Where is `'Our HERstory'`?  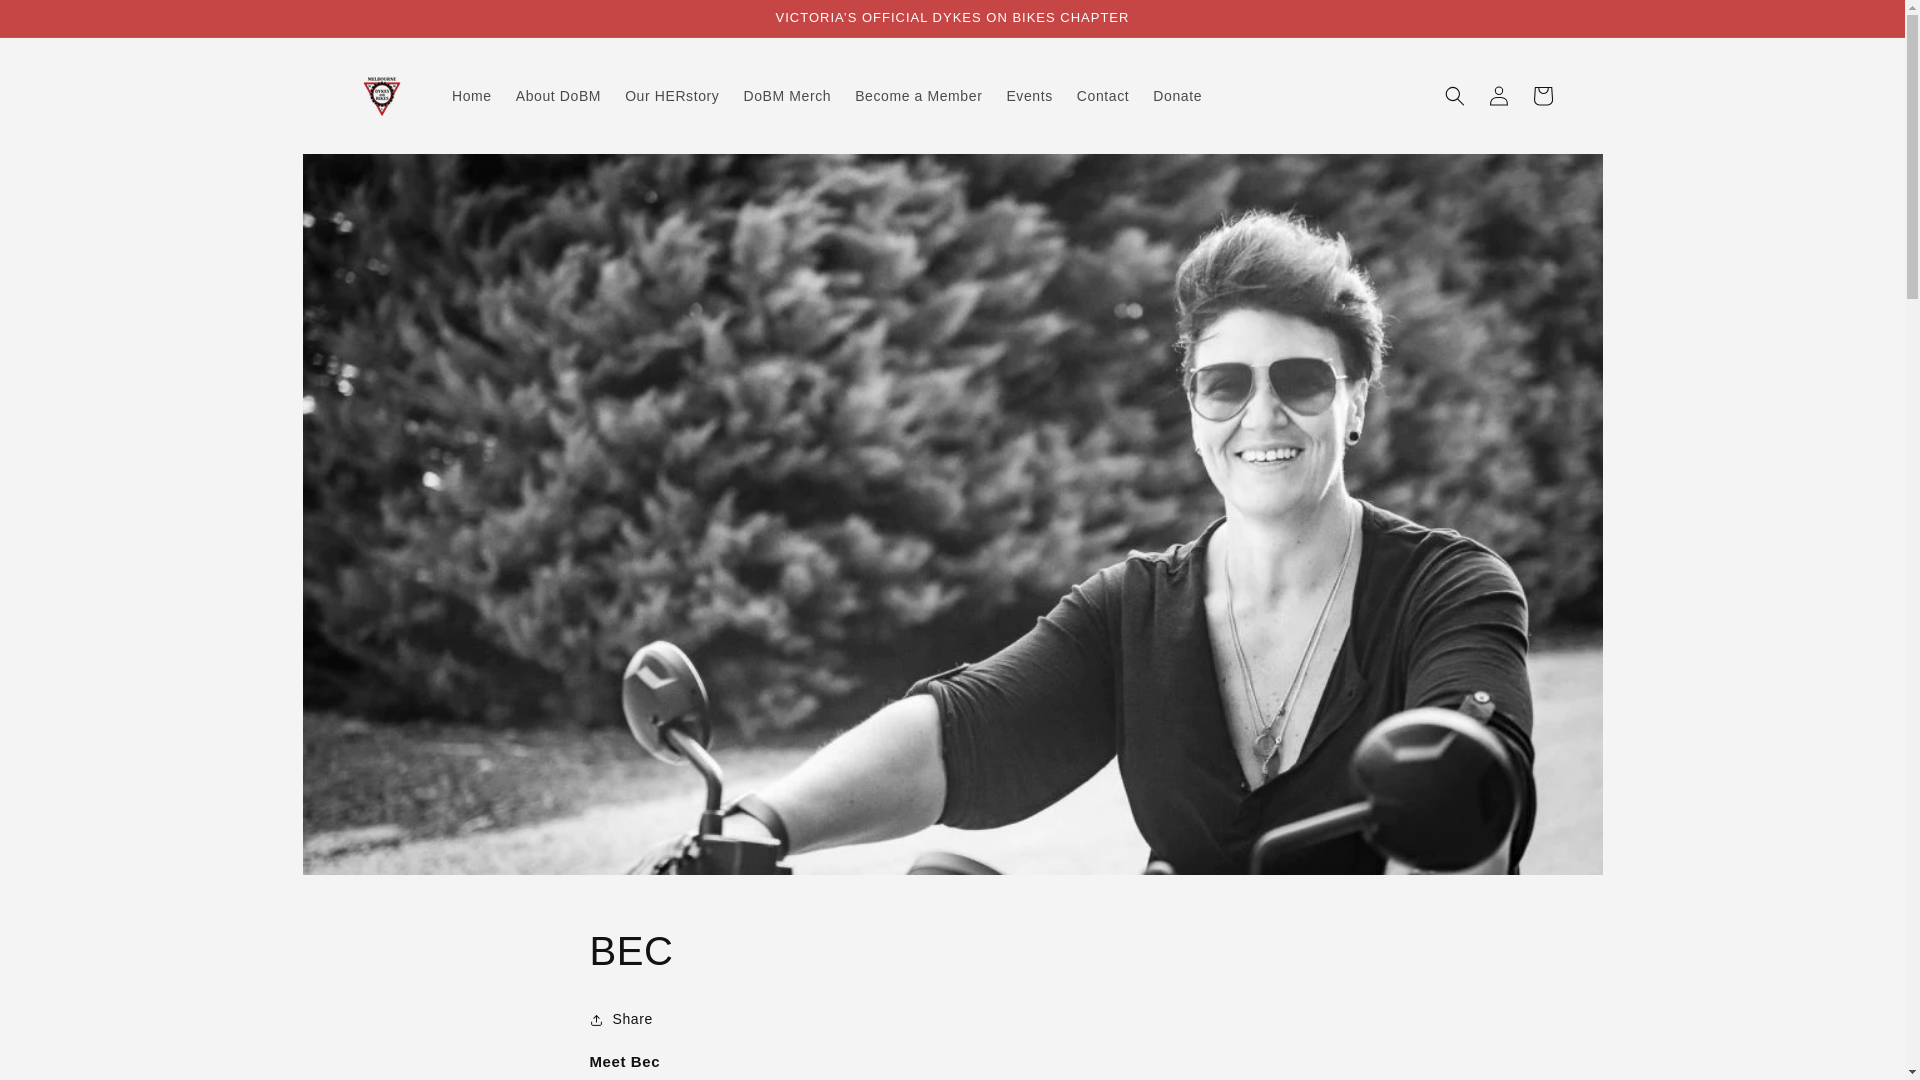
'Our HERstory' is located at coordinates (672, 96).